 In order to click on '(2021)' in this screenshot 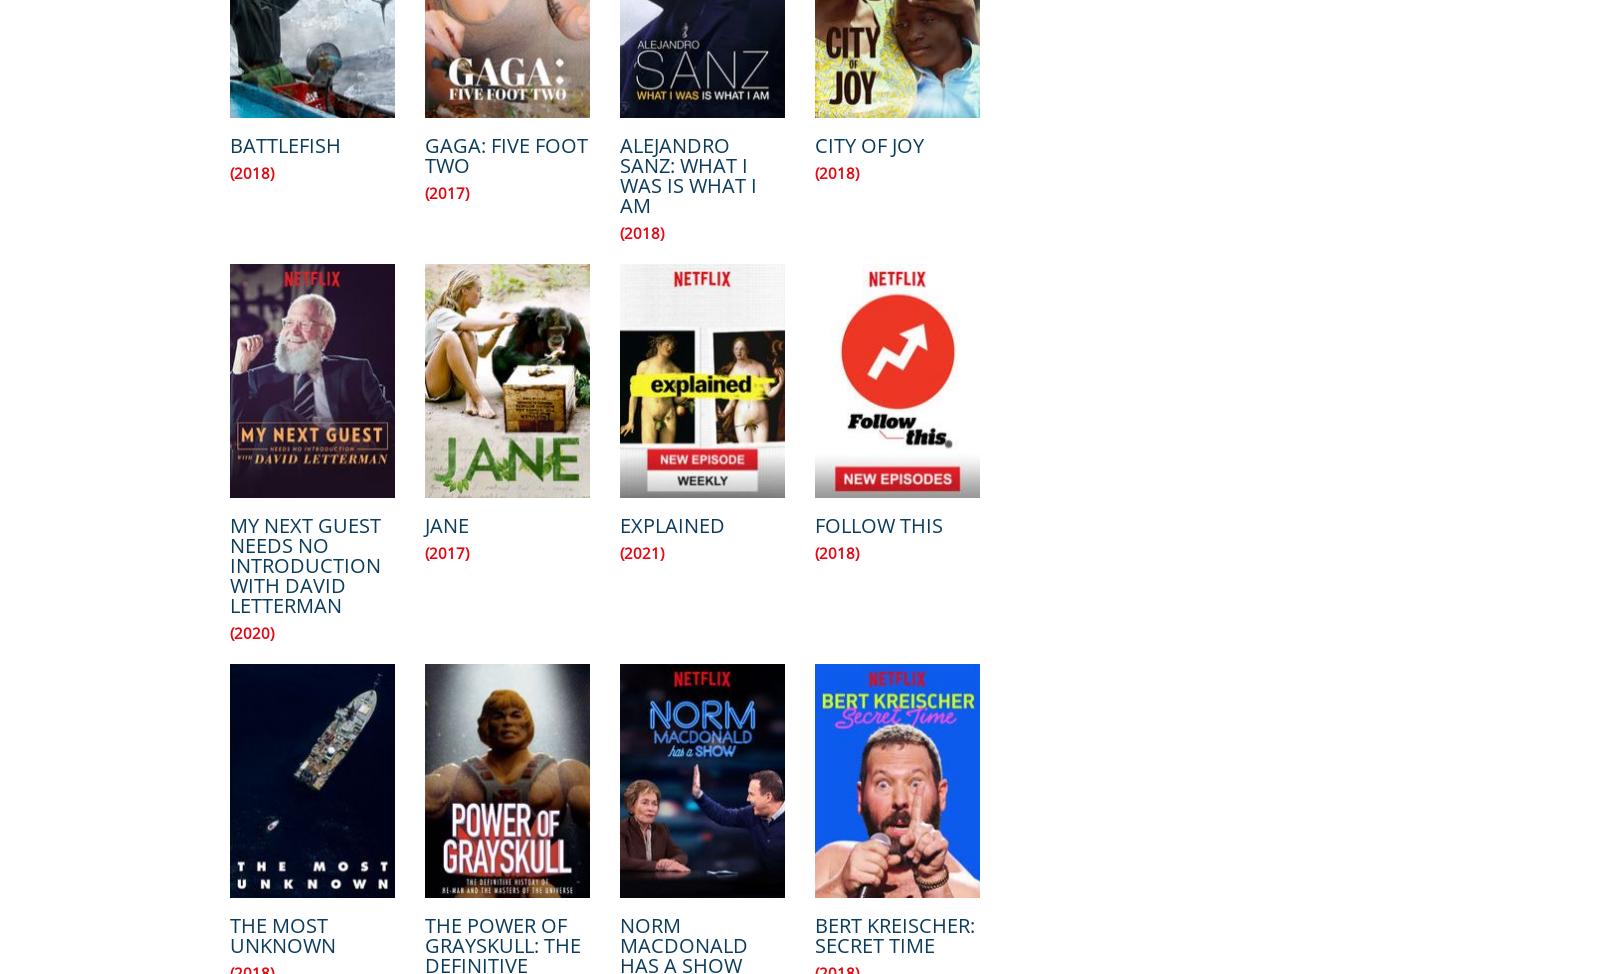, I will do `click(641, 553)`.